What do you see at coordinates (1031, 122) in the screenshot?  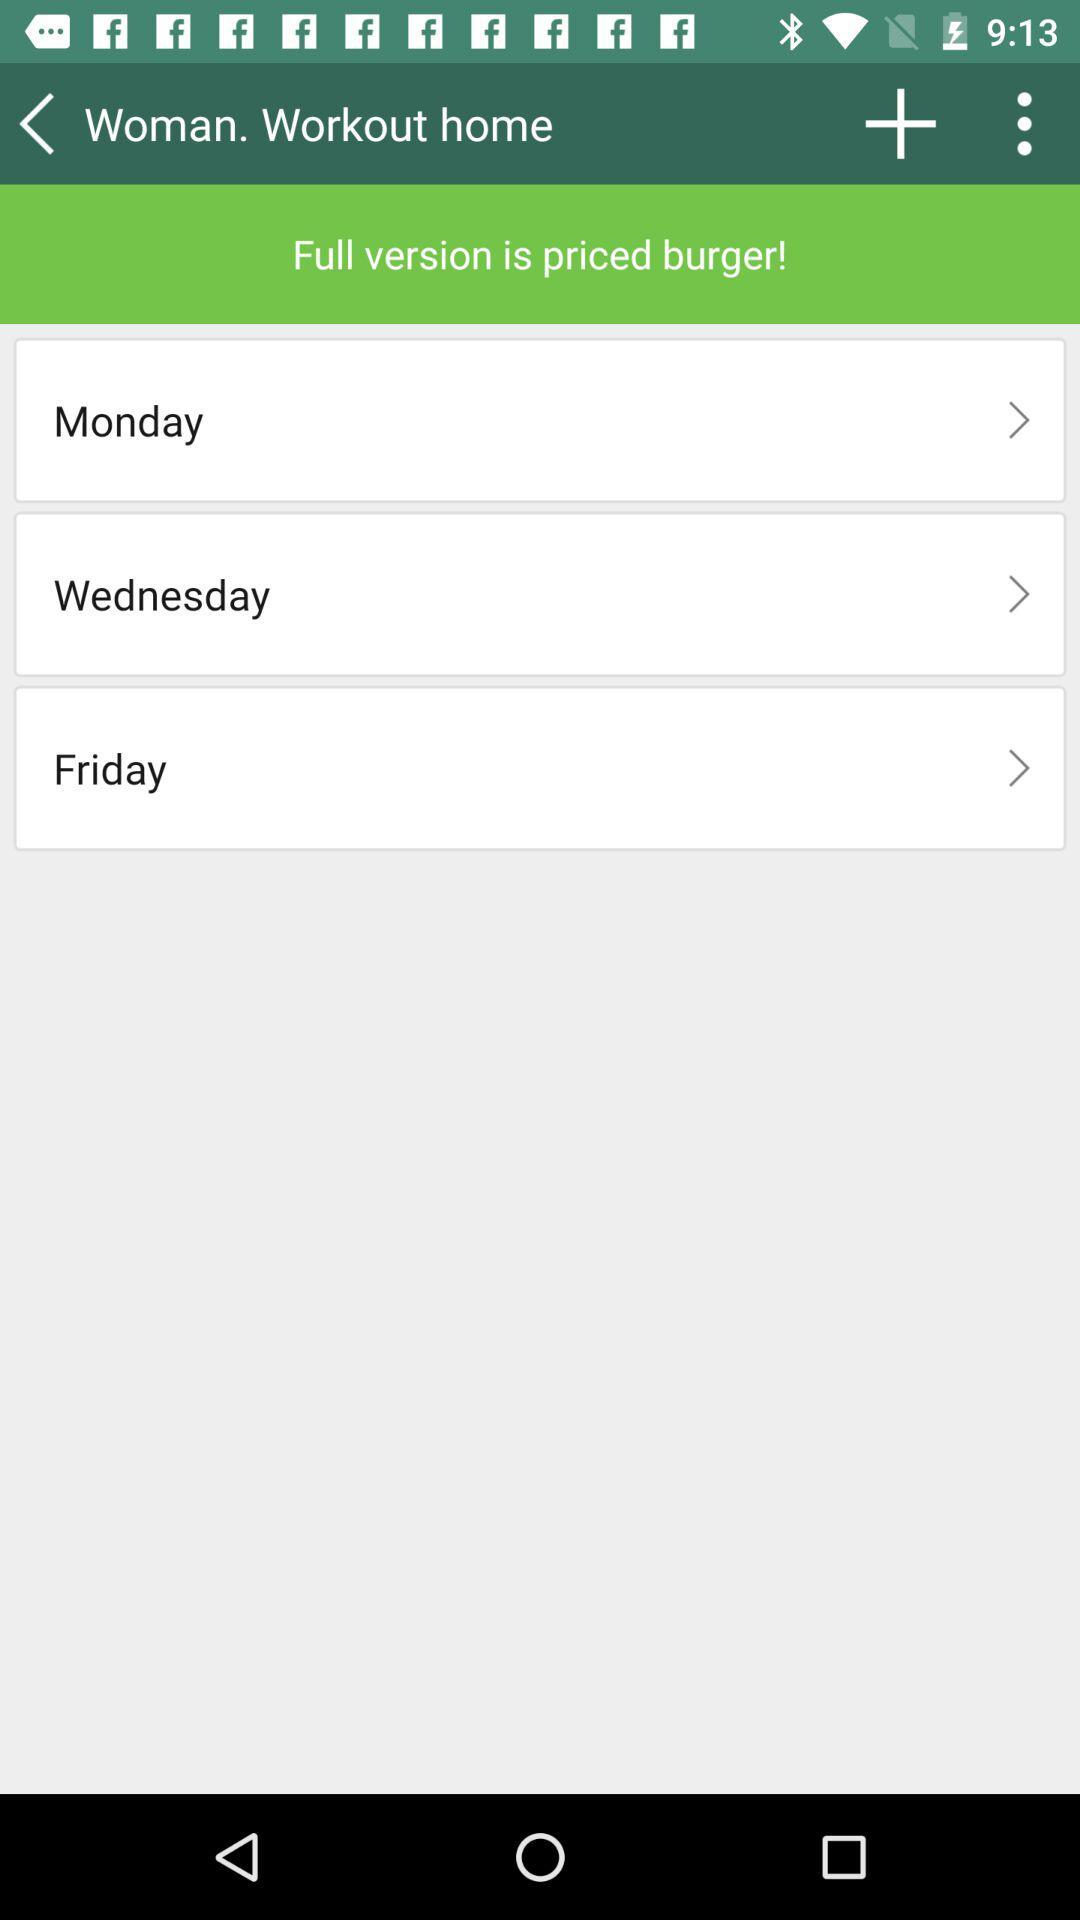 I see `the icon above the full version is` at bounding box center [1031, 122].